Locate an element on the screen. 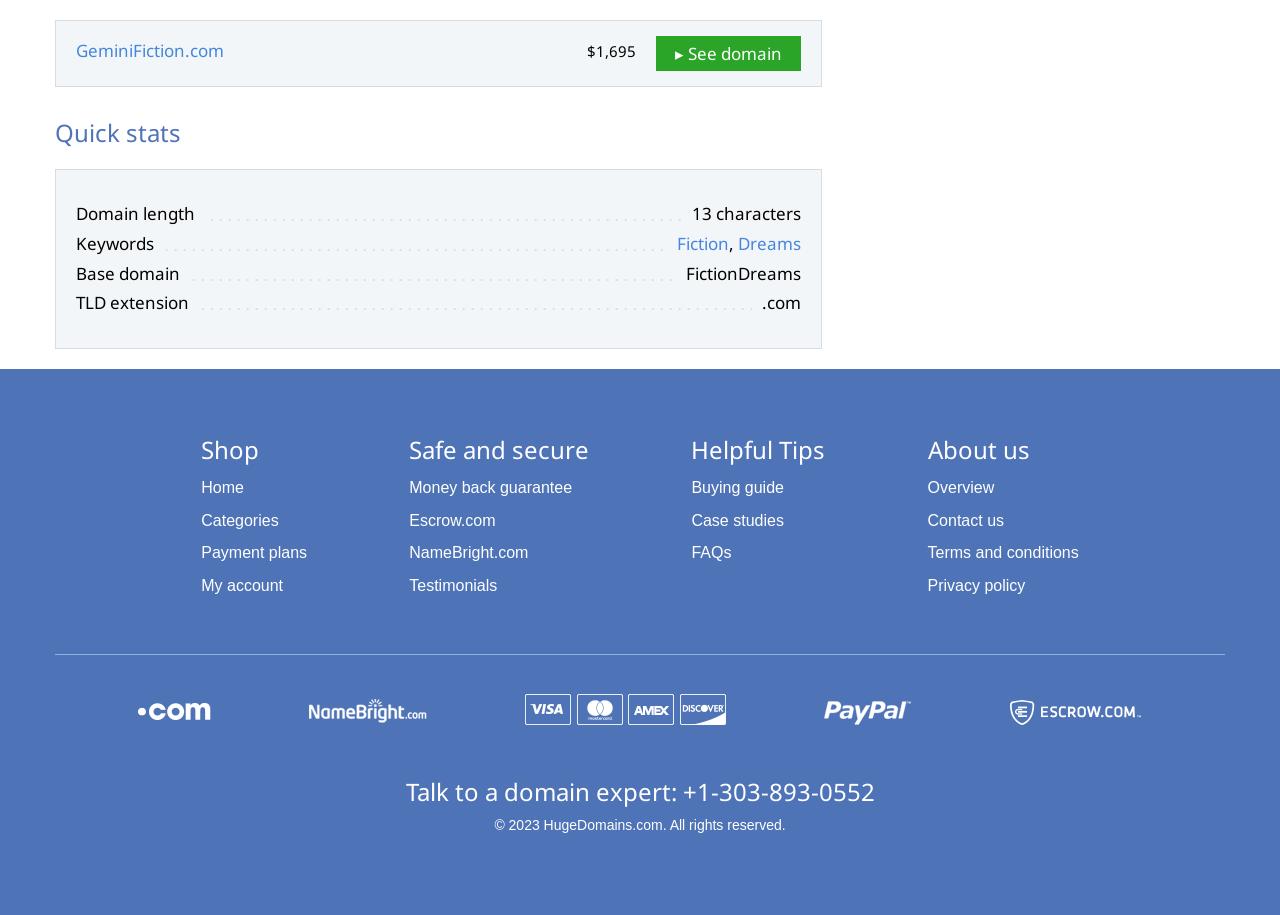 The image size is (1280, 915). 'My account' is located at coordinates (241, 584).